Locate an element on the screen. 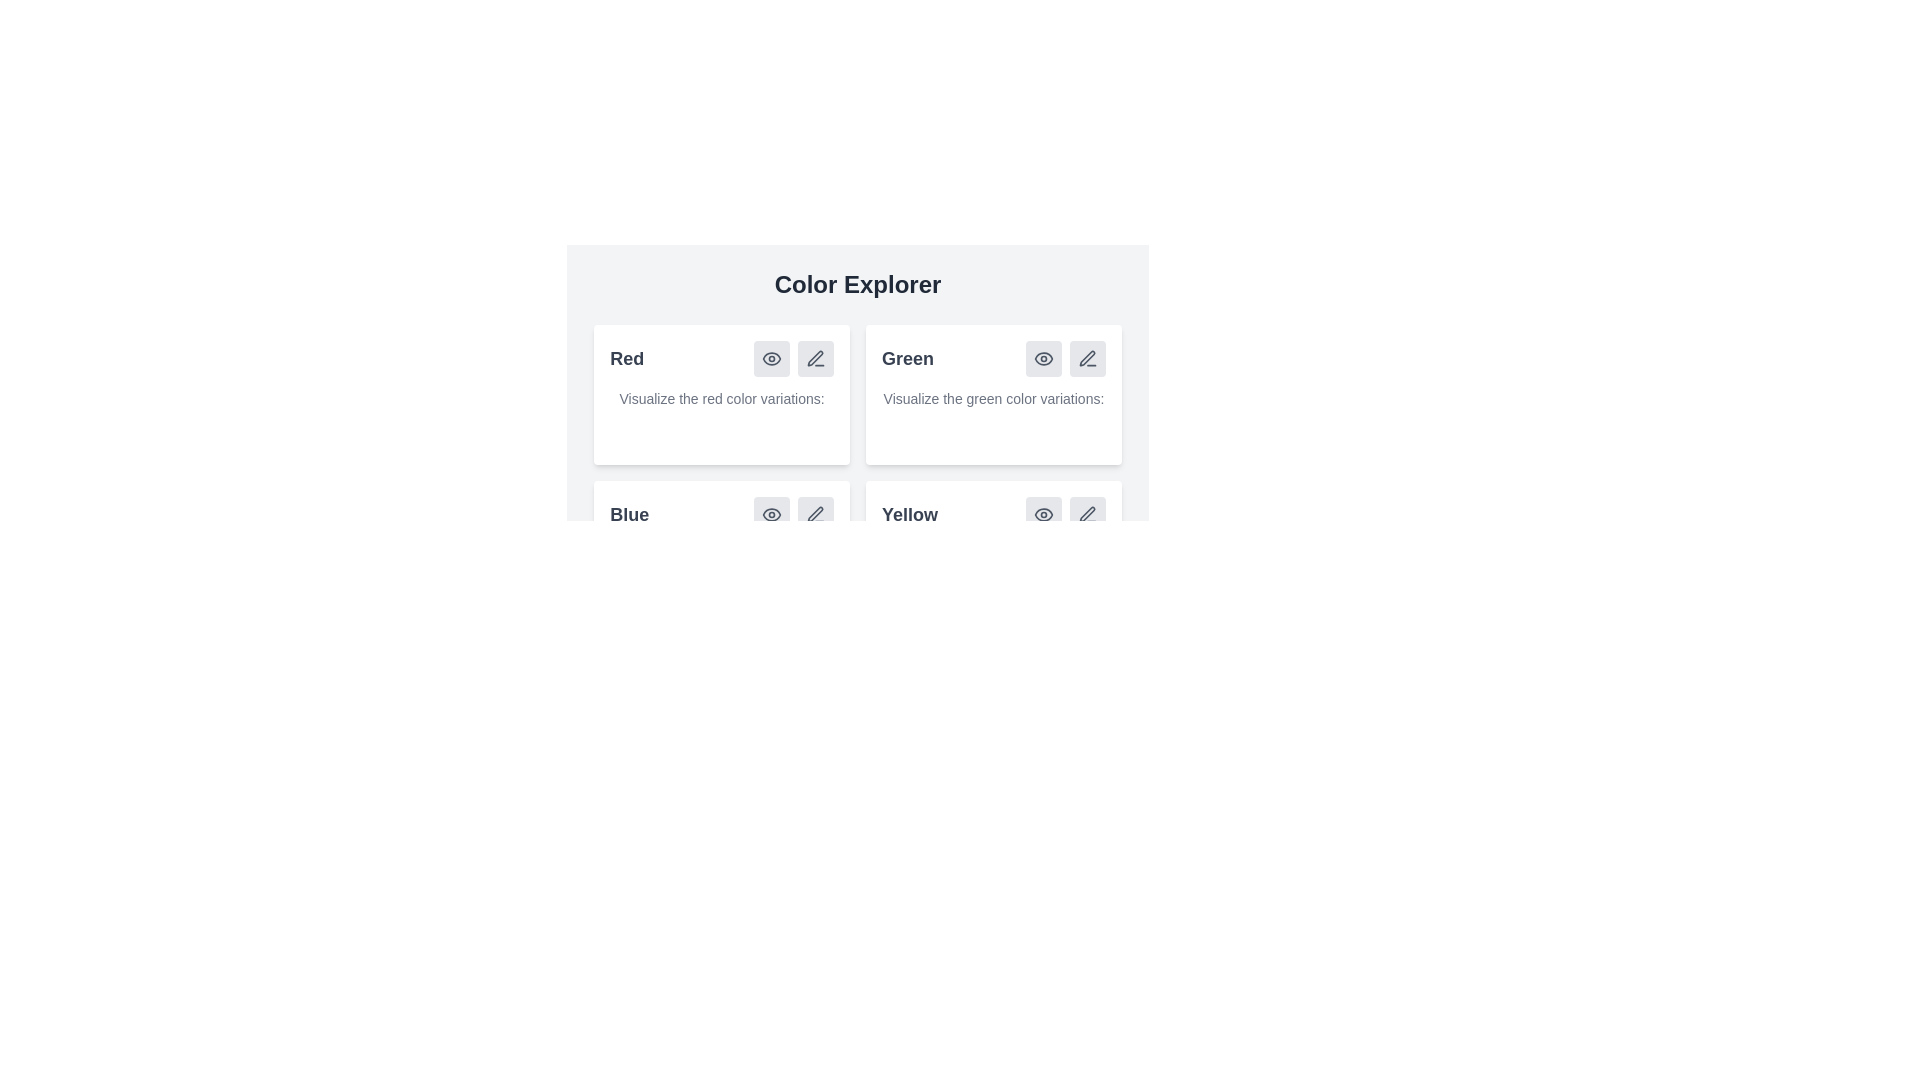 This screenshot has height=1080, width=1920. the label displaying the word 'GREEN' in large, bold gray font, located in the second column of the top row within a card titled 'Visualize the green color variations.' is located at coordinates (906, 357).